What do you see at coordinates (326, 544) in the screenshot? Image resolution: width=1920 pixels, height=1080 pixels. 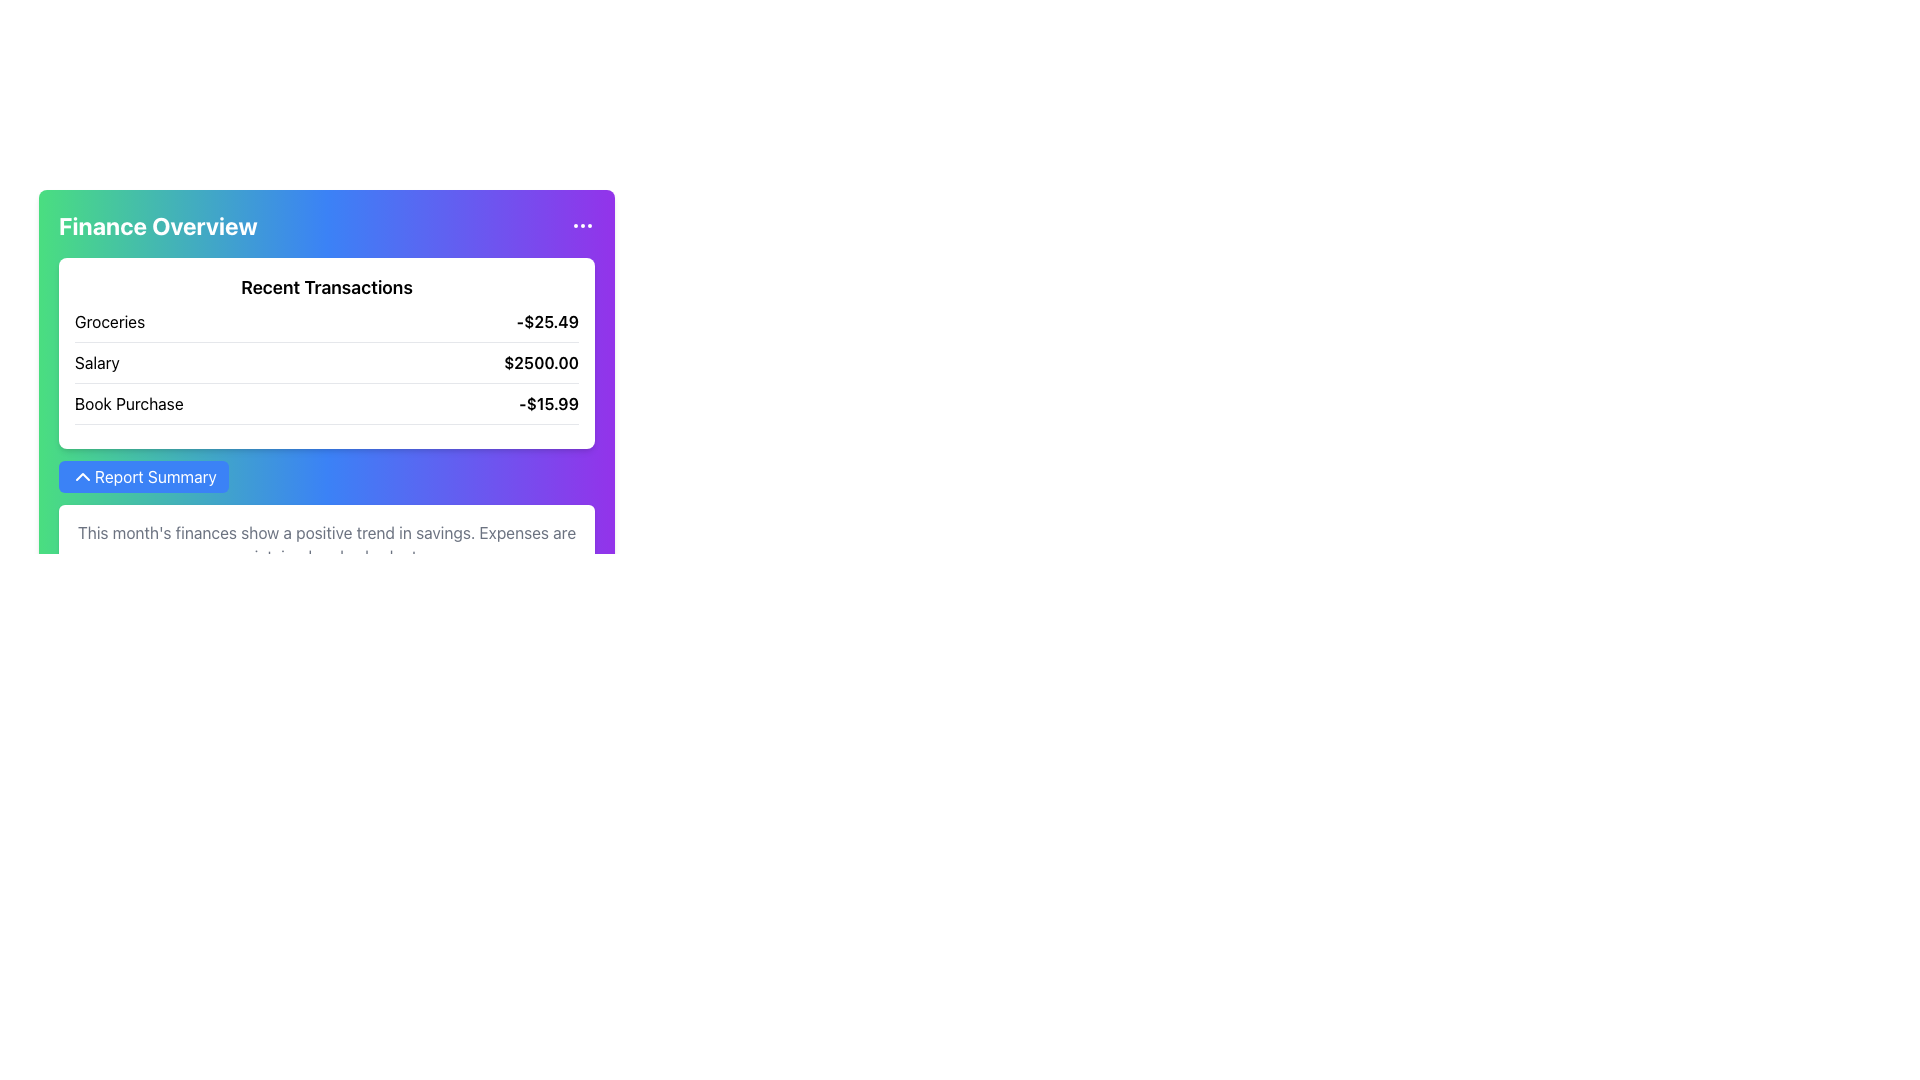 I see `the text in the Text Block that provides insights on financial performance, which is located within a white card beneath the 'Report Summary' button` at bounding box center [326, 544].